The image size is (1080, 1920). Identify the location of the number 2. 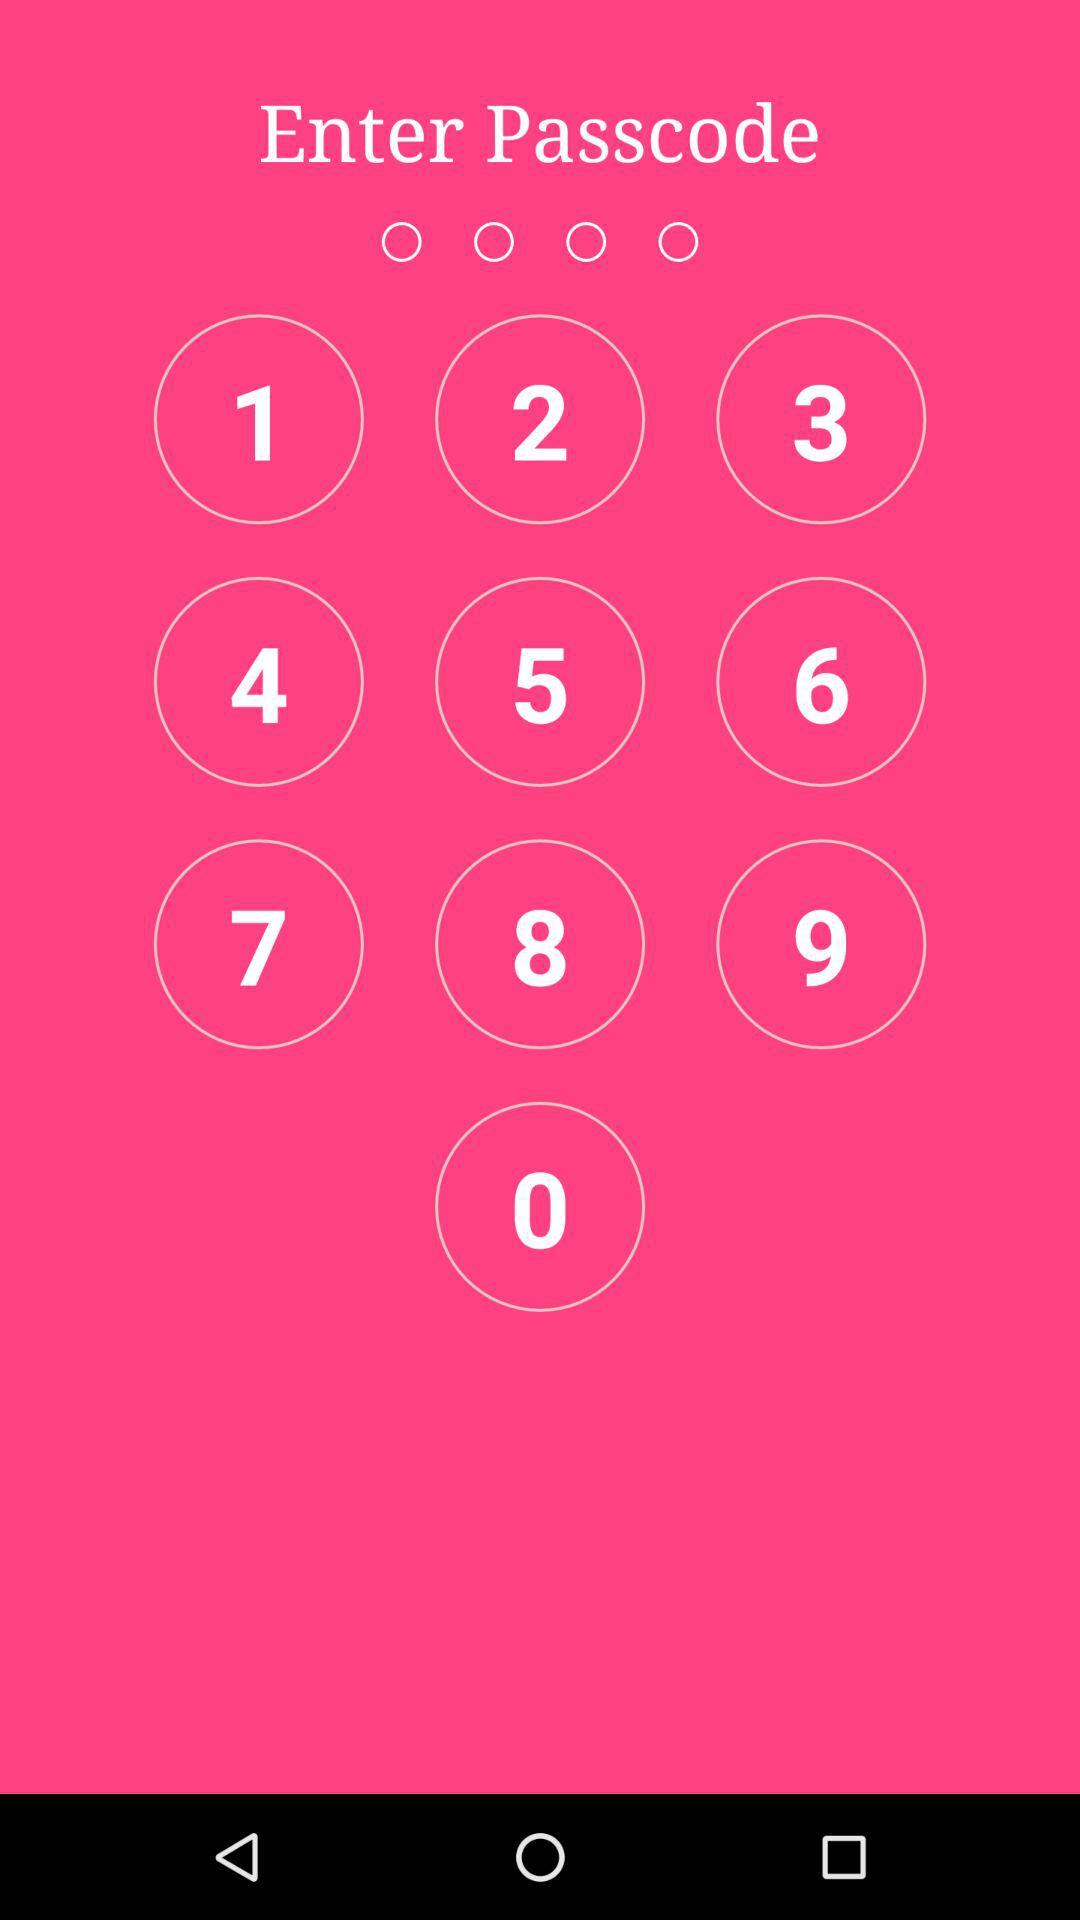
(540, 417).